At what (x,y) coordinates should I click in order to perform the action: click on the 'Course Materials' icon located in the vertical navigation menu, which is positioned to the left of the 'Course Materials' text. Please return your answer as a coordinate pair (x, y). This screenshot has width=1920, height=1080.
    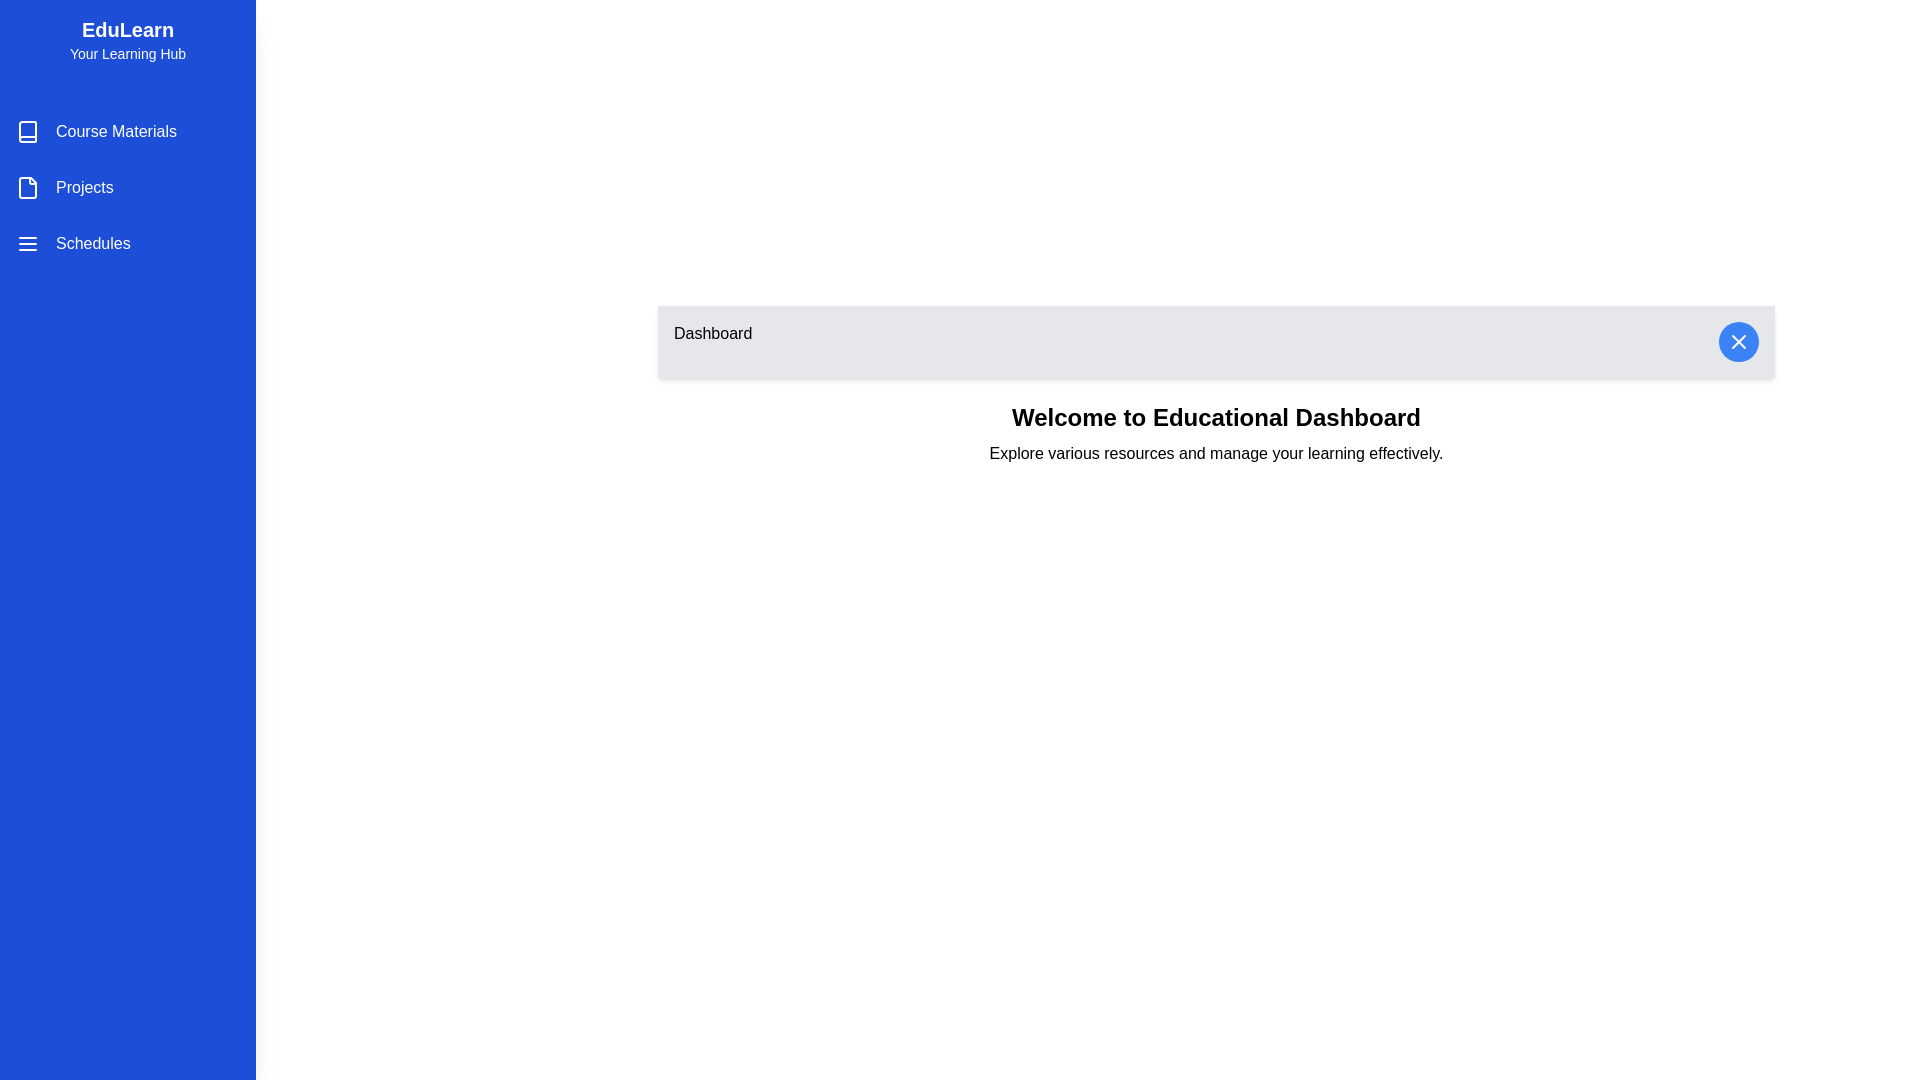
    Looking at the image, I should click on (28, 131).